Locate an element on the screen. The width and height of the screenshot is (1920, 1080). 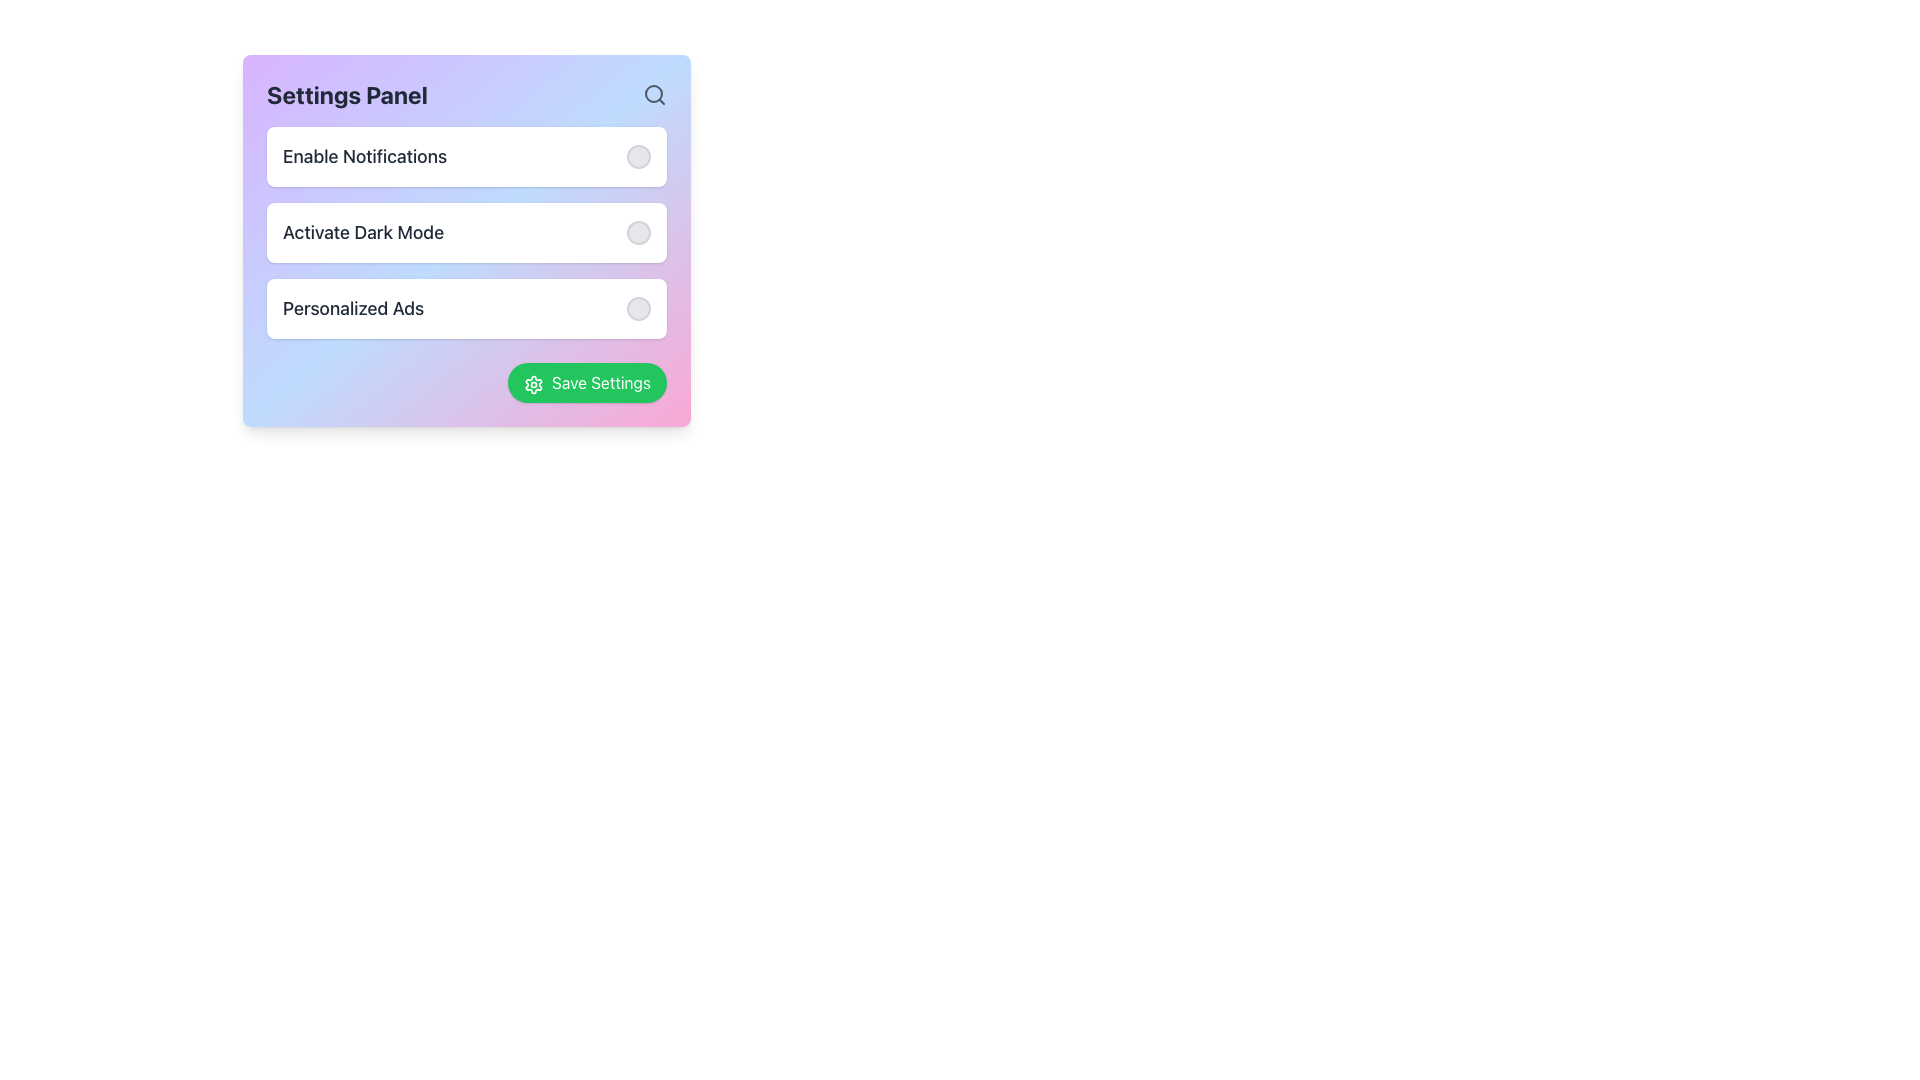
the toggle switch in the settings panel is located at coordinates (465, 156).